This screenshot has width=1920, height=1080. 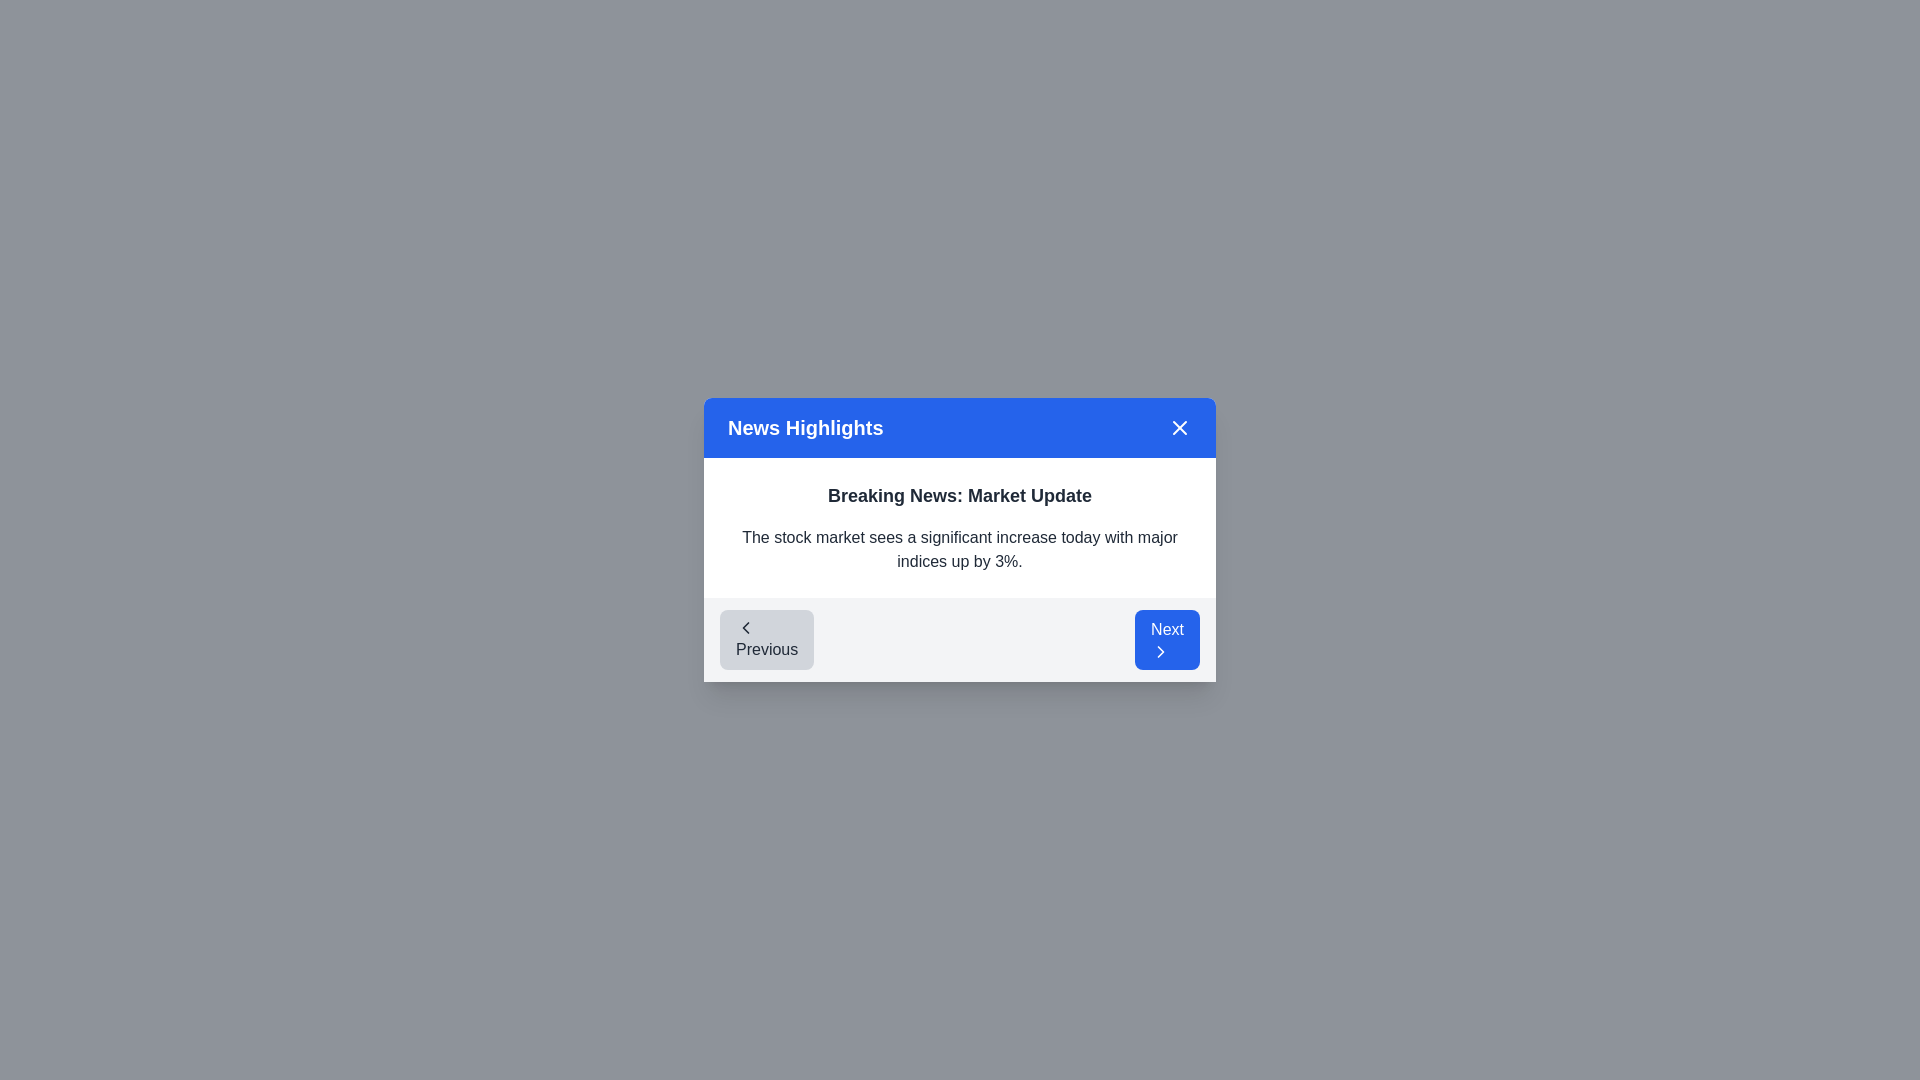 I want to click on the 'Previous' button icon located at the bottom-left corner of the 'News Highlights' modal dialog box, so click(x=744, y=627).